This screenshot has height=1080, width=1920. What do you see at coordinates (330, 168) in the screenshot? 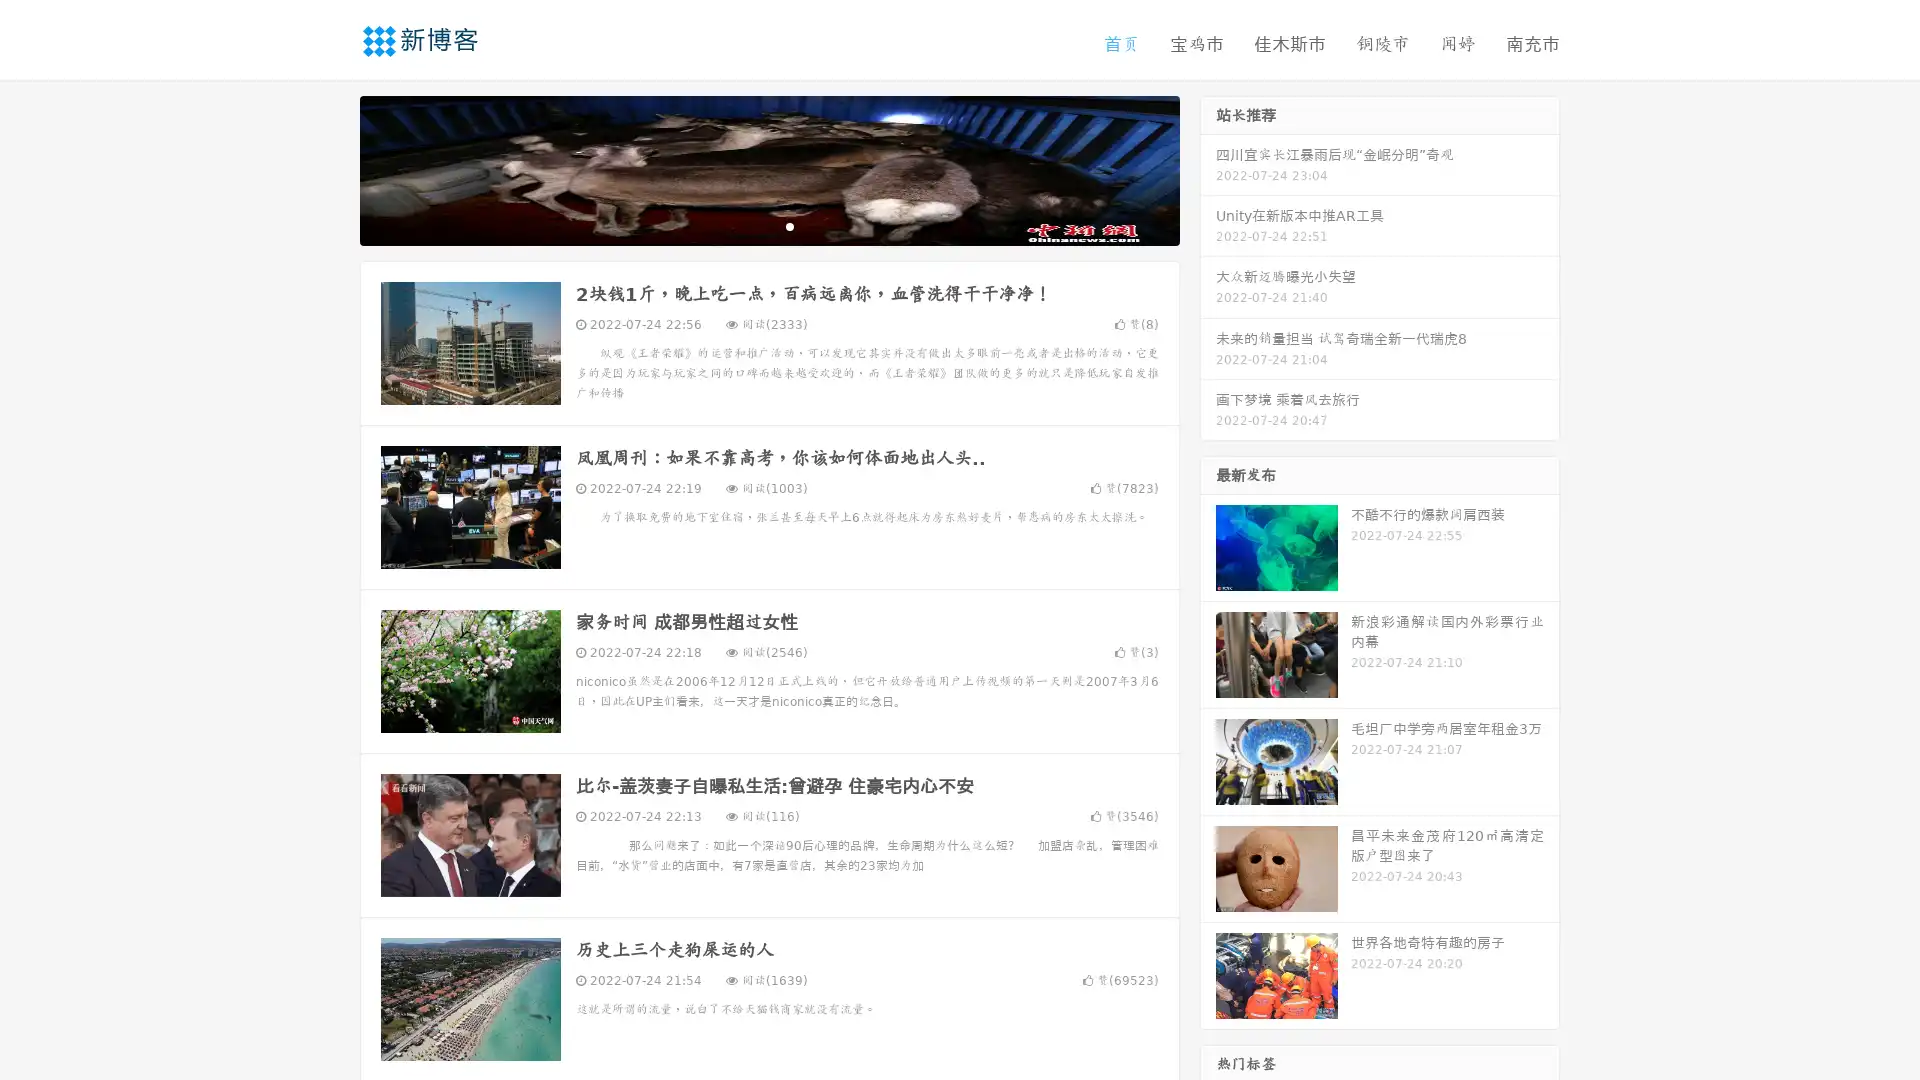
I see `Previous slide` at bounding box center [330, 168].